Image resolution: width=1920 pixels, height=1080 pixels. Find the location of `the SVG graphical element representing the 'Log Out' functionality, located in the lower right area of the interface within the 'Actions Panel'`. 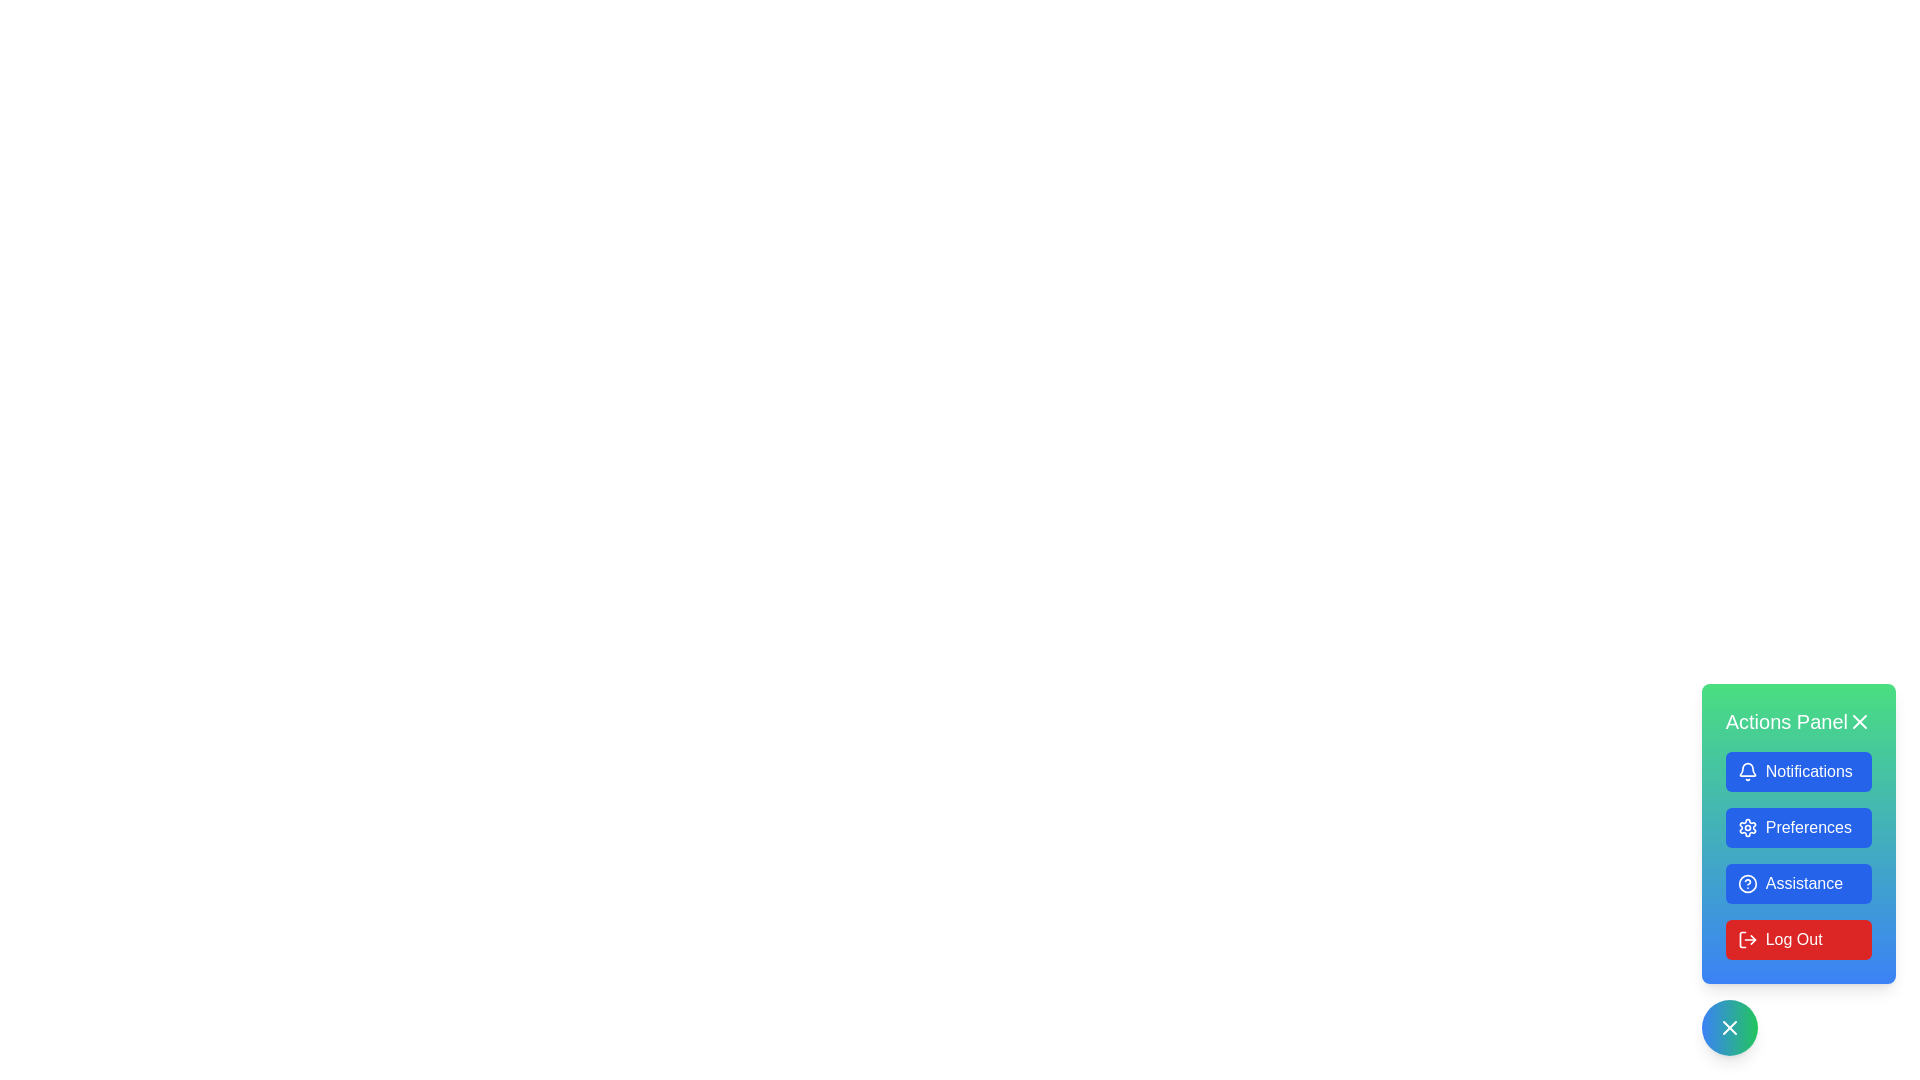

the SVG graphical element representing the 'Log Out' functionality, located in the lower right area of the interface within the 'Actions Panel' is located at coordinates (1741, 940).